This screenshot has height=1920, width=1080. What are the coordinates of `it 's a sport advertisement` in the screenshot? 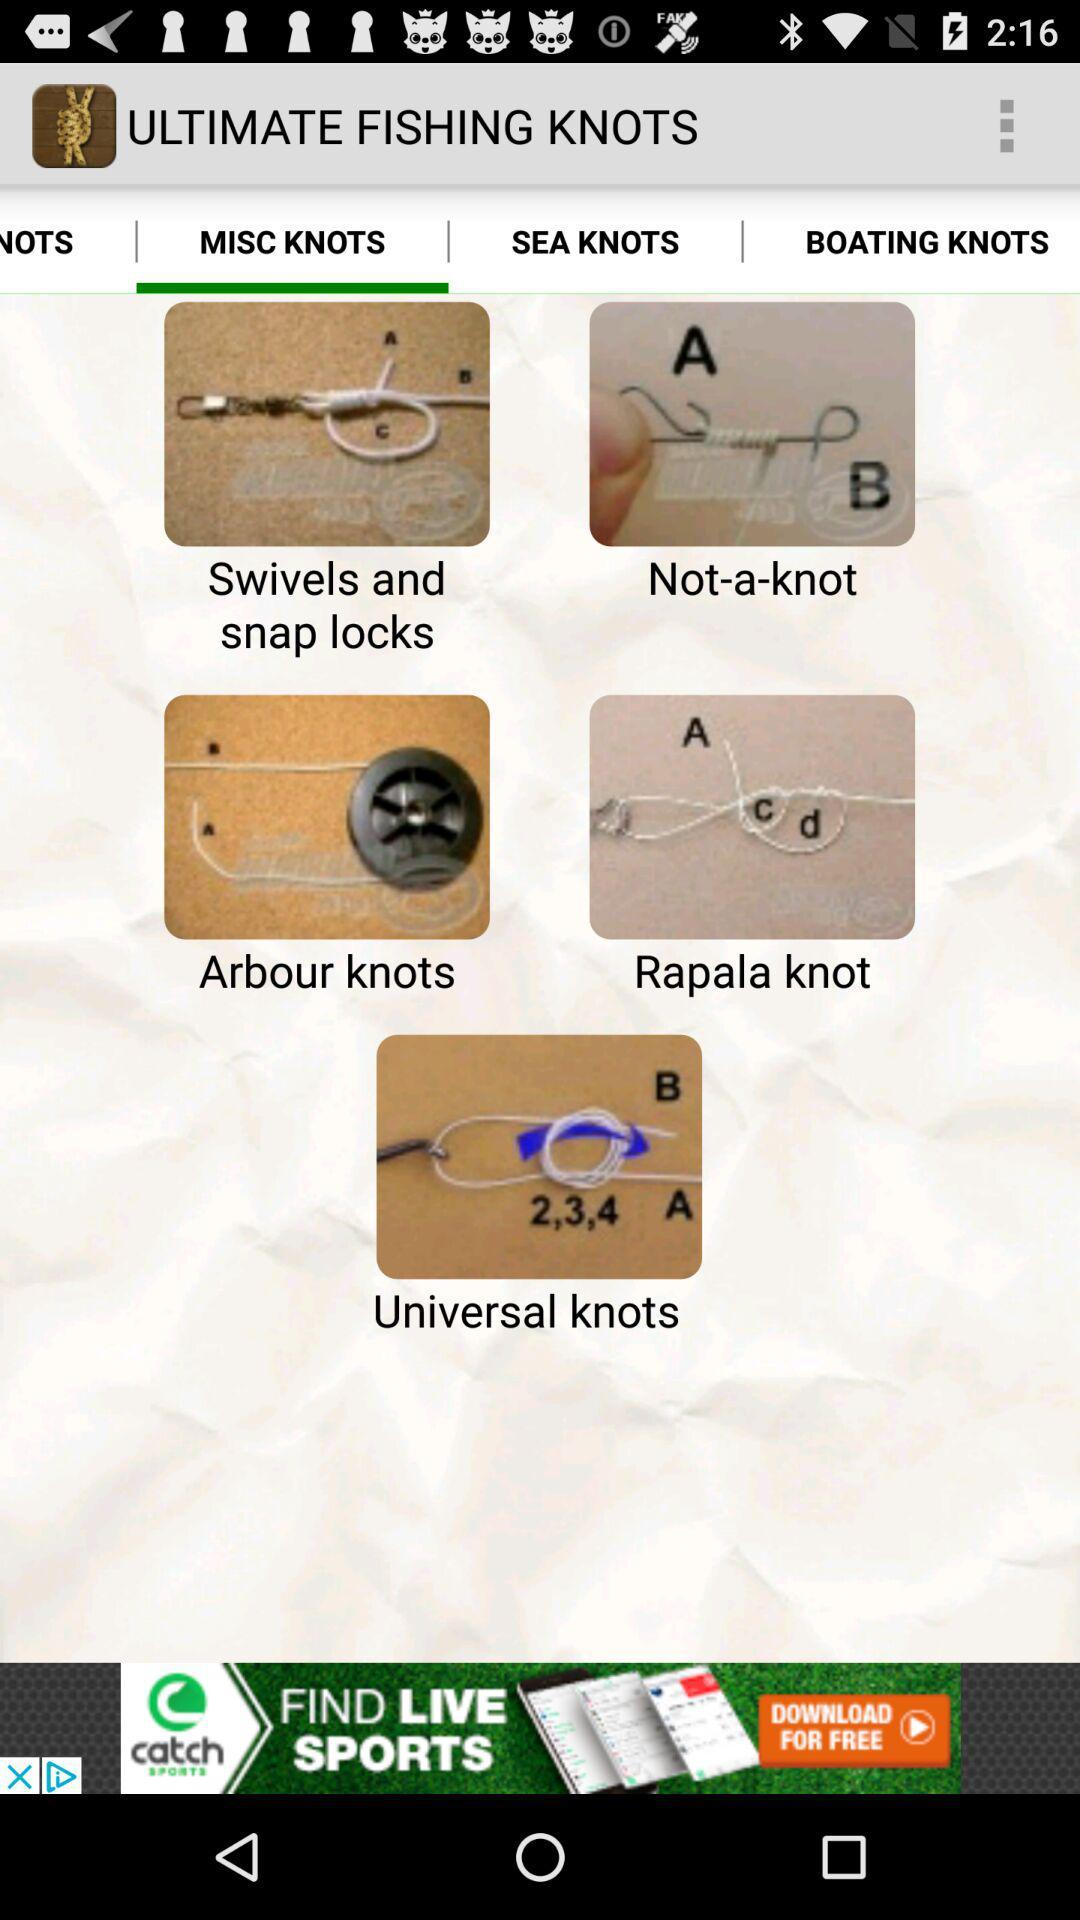 It's located at (540, 1727).